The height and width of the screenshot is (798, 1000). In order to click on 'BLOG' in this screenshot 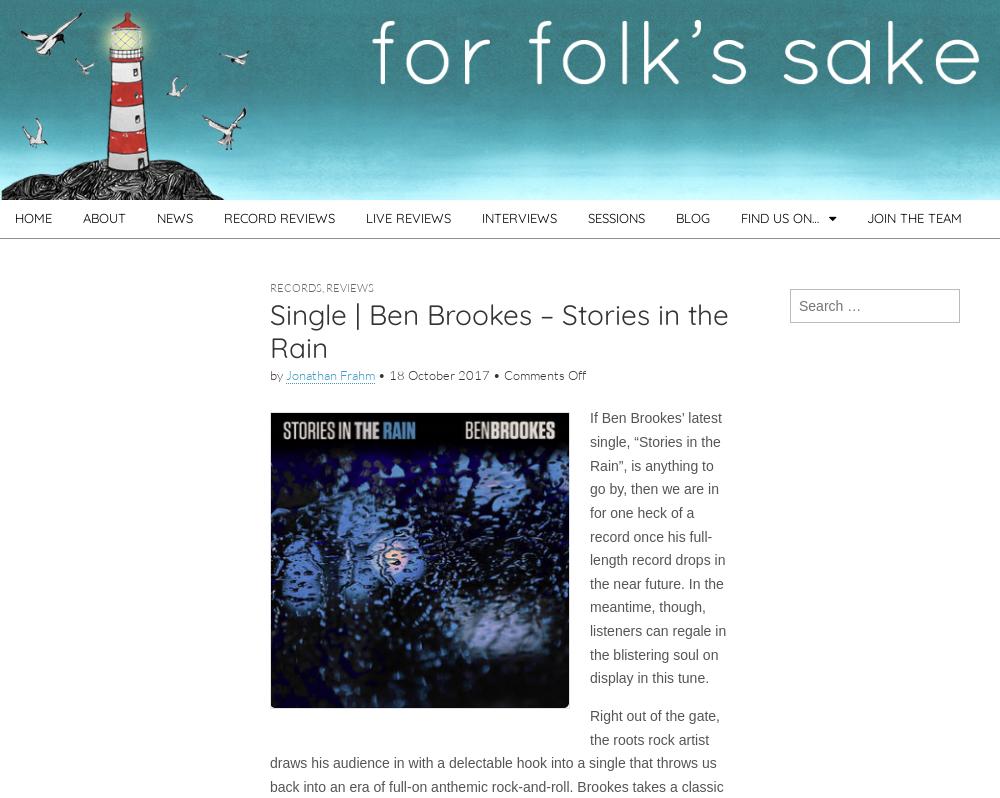, I will do `click(676, 218)`.